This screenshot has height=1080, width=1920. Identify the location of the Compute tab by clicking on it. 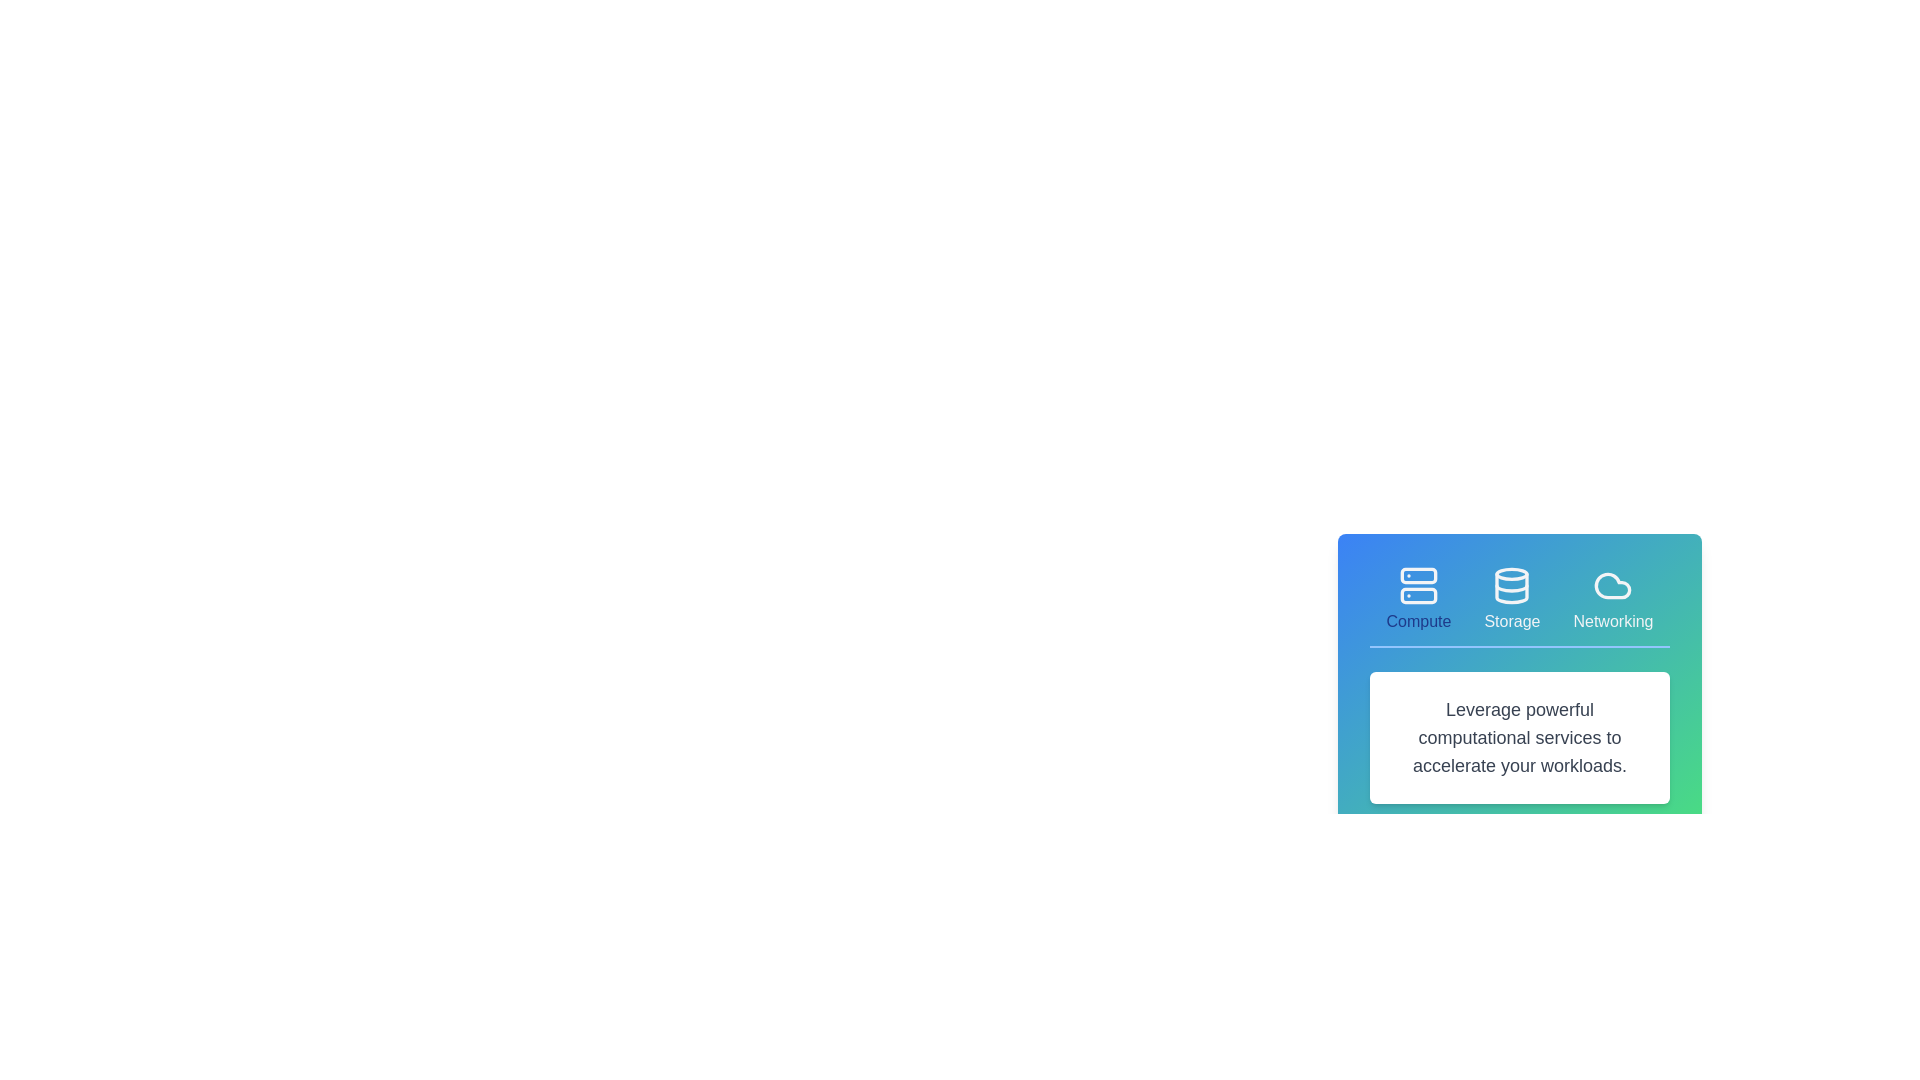
(1416, 599).